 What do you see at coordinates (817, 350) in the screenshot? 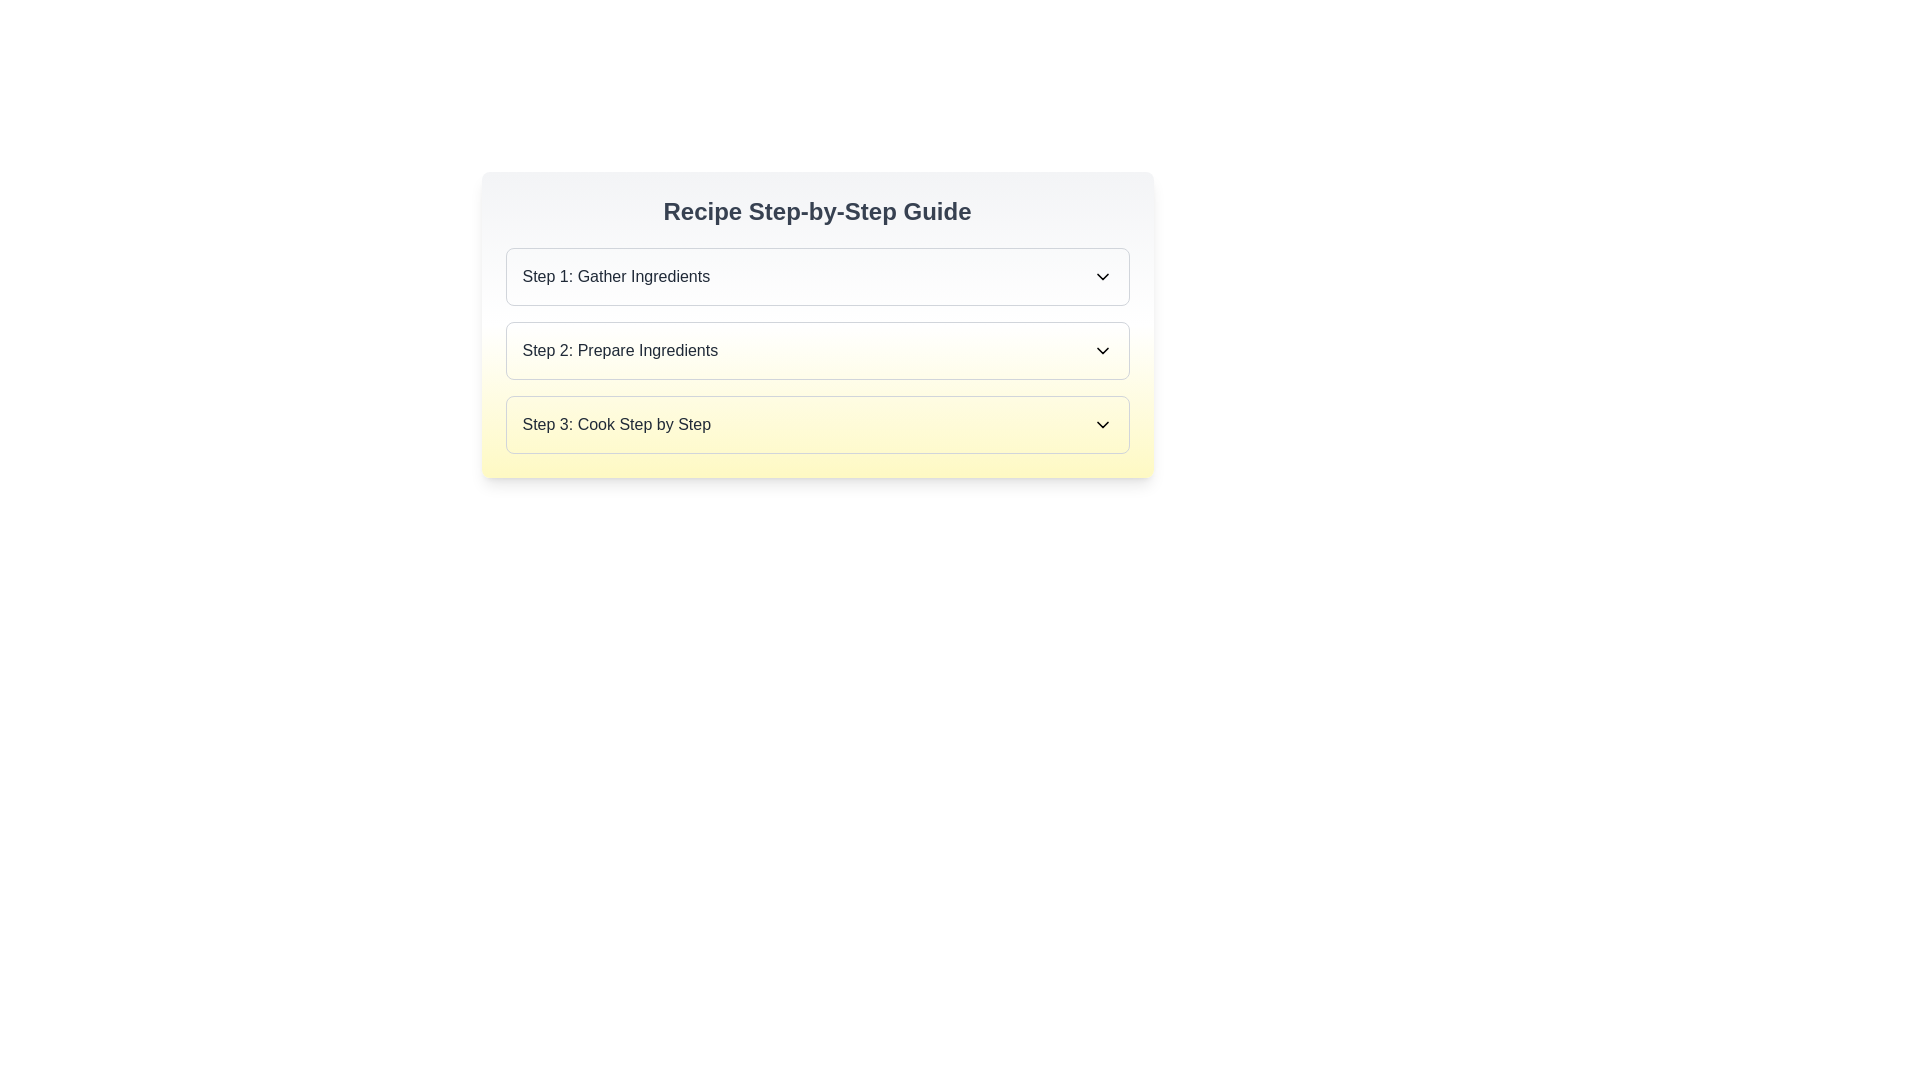
I see `the expandable list item labeled 'Step 2: Prepare Ingredients'` at bounding box center [817, 350].